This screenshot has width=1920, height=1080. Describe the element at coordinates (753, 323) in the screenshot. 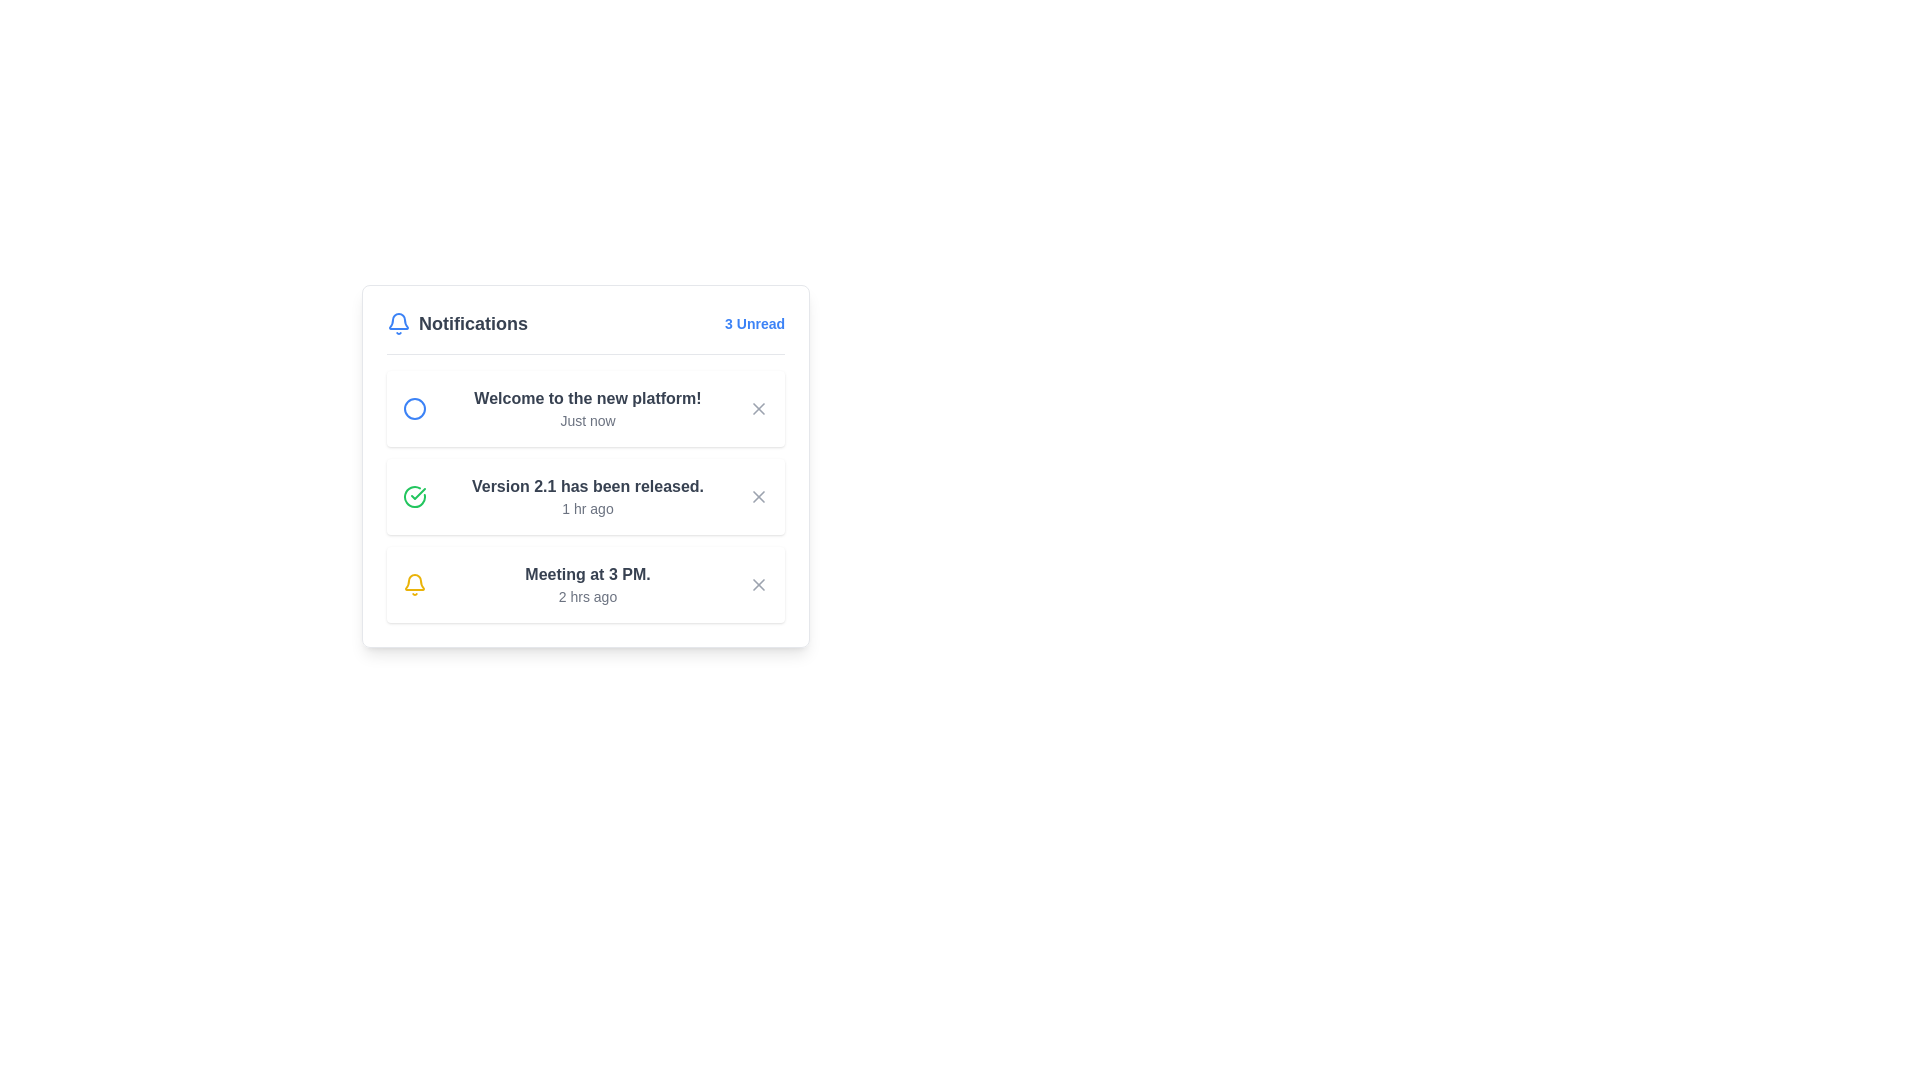

I see `the Text Label indicating the number of unread notifications located at the top-right corner of the 'Notifications' section` at that location.